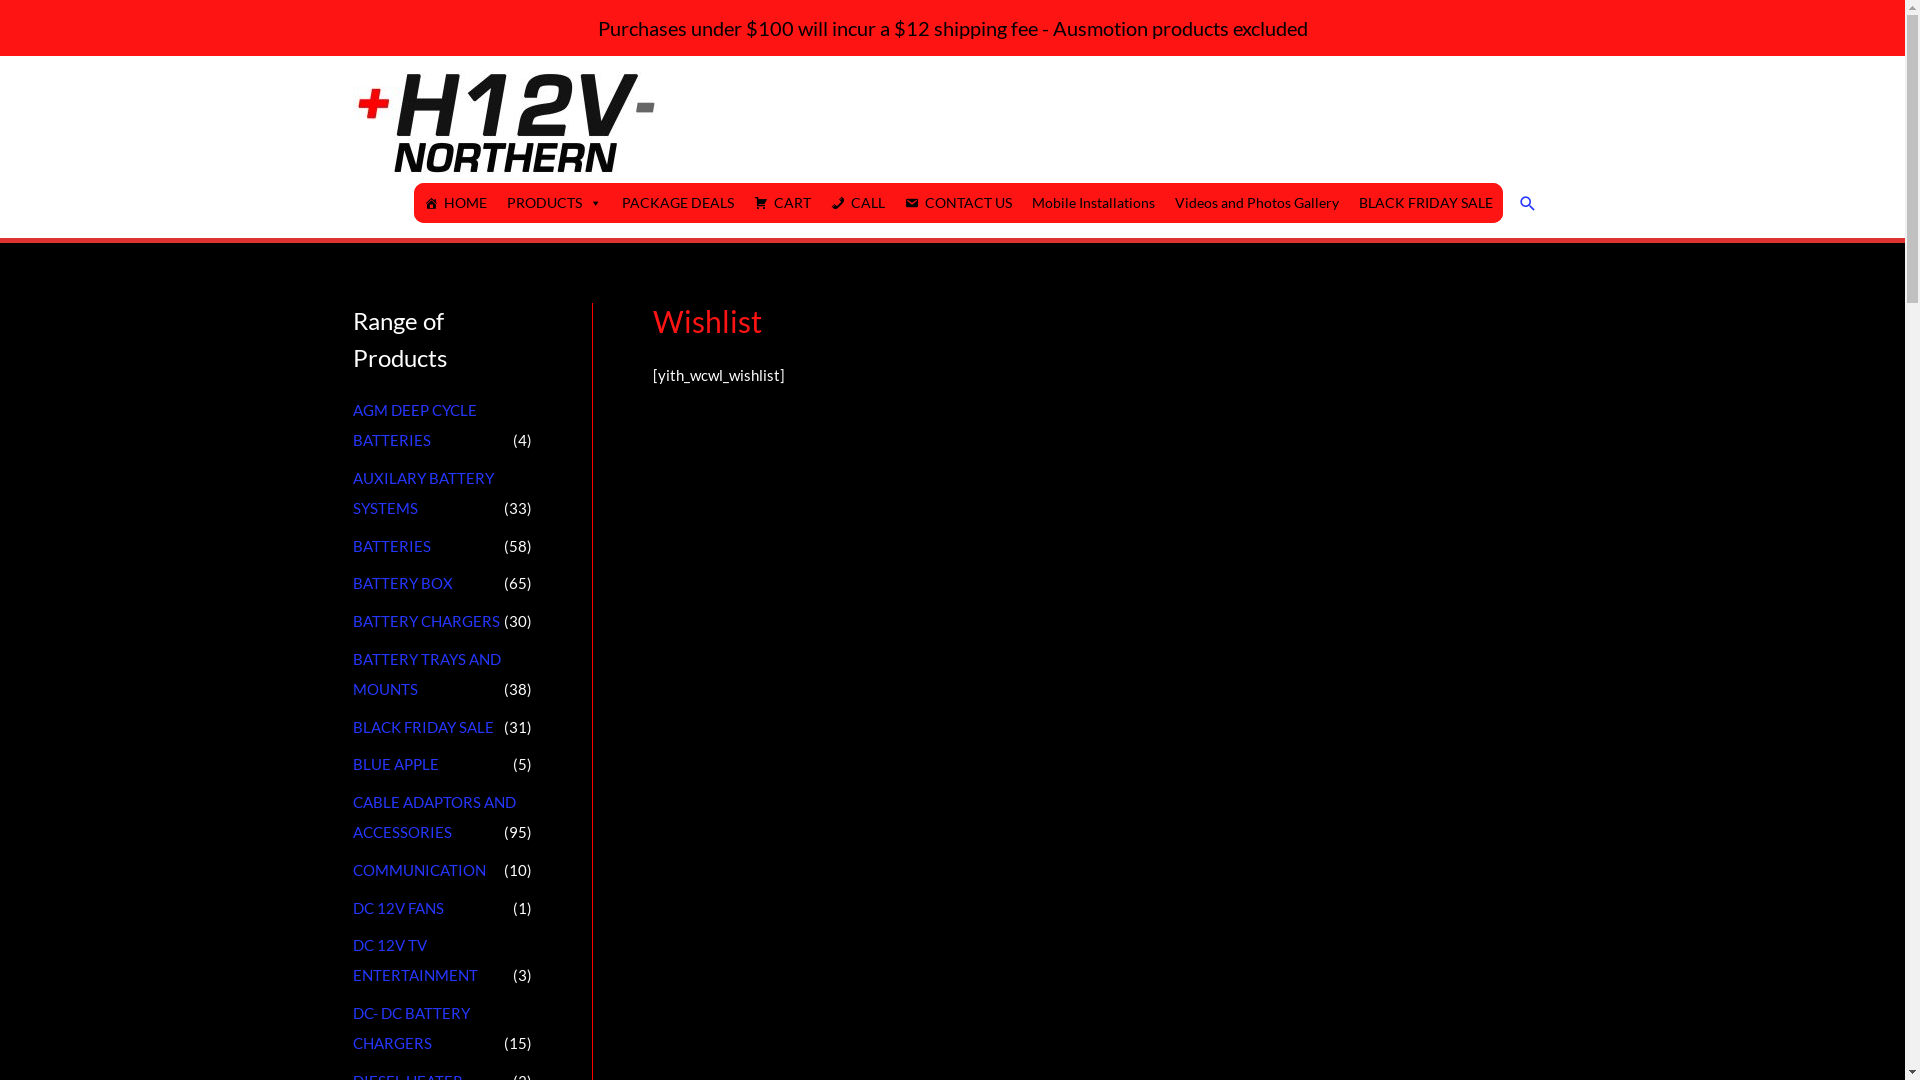 This screenshot has width=1920, height=1080. I want to click on 'Search', so click(1526, 203).